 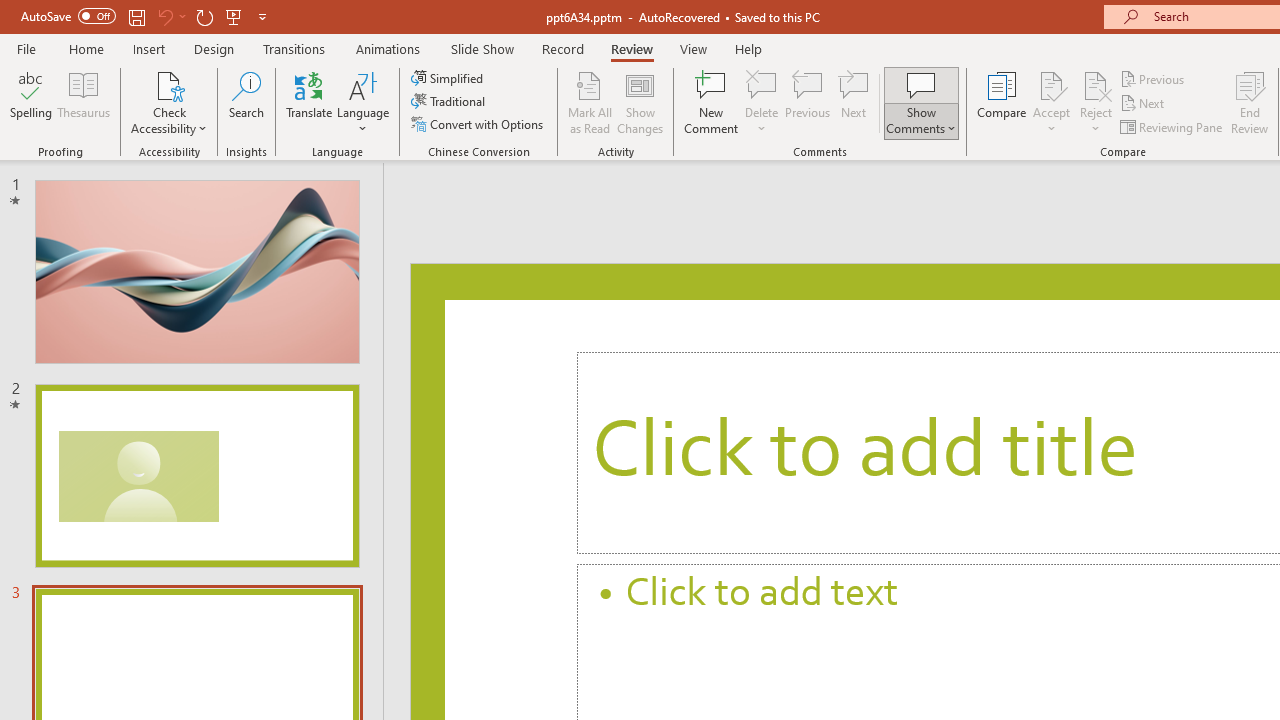 What do you see at coordinates (169, 103) in the screenshot?
I see `'Check Accessibility'` at bounding box center [169, 103].